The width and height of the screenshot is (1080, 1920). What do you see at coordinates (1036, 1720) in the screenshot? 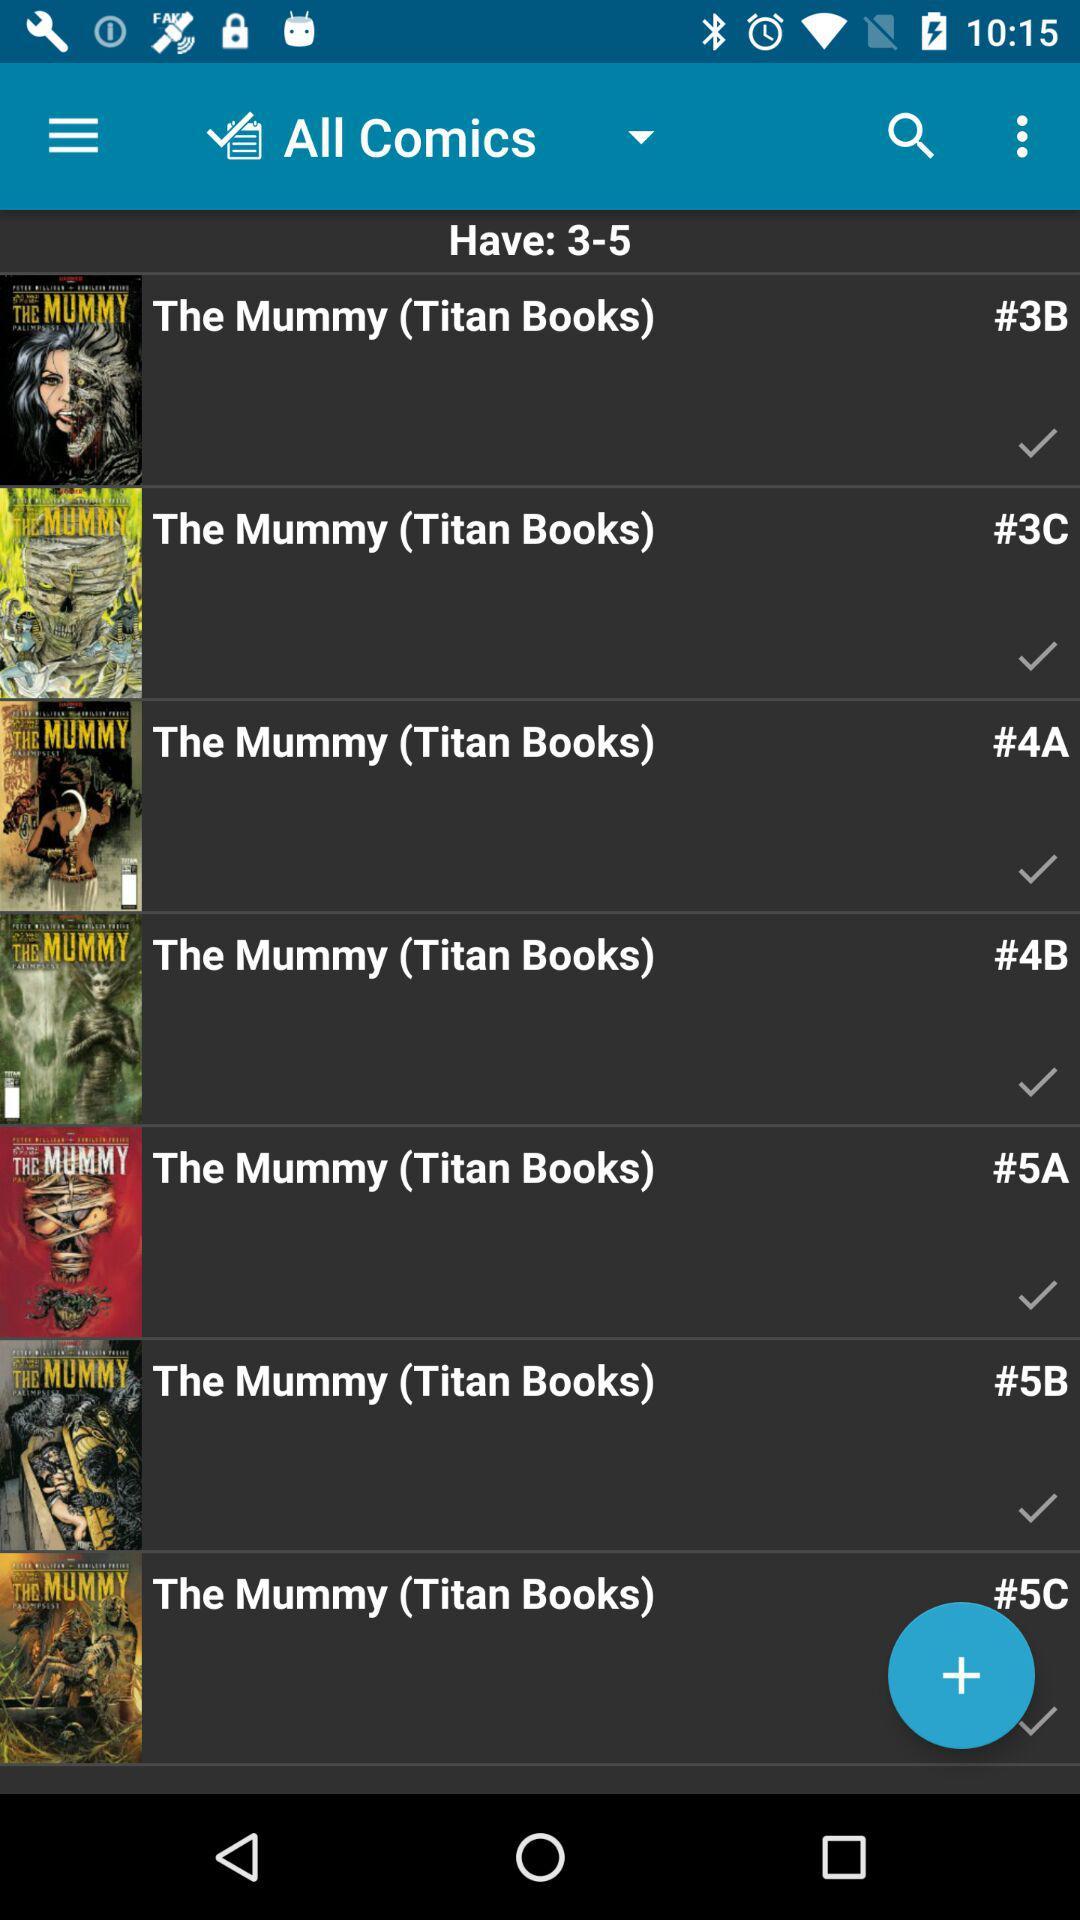
I see `the tick mark on the bottom right corner` at bounding box center [1036, 1720].